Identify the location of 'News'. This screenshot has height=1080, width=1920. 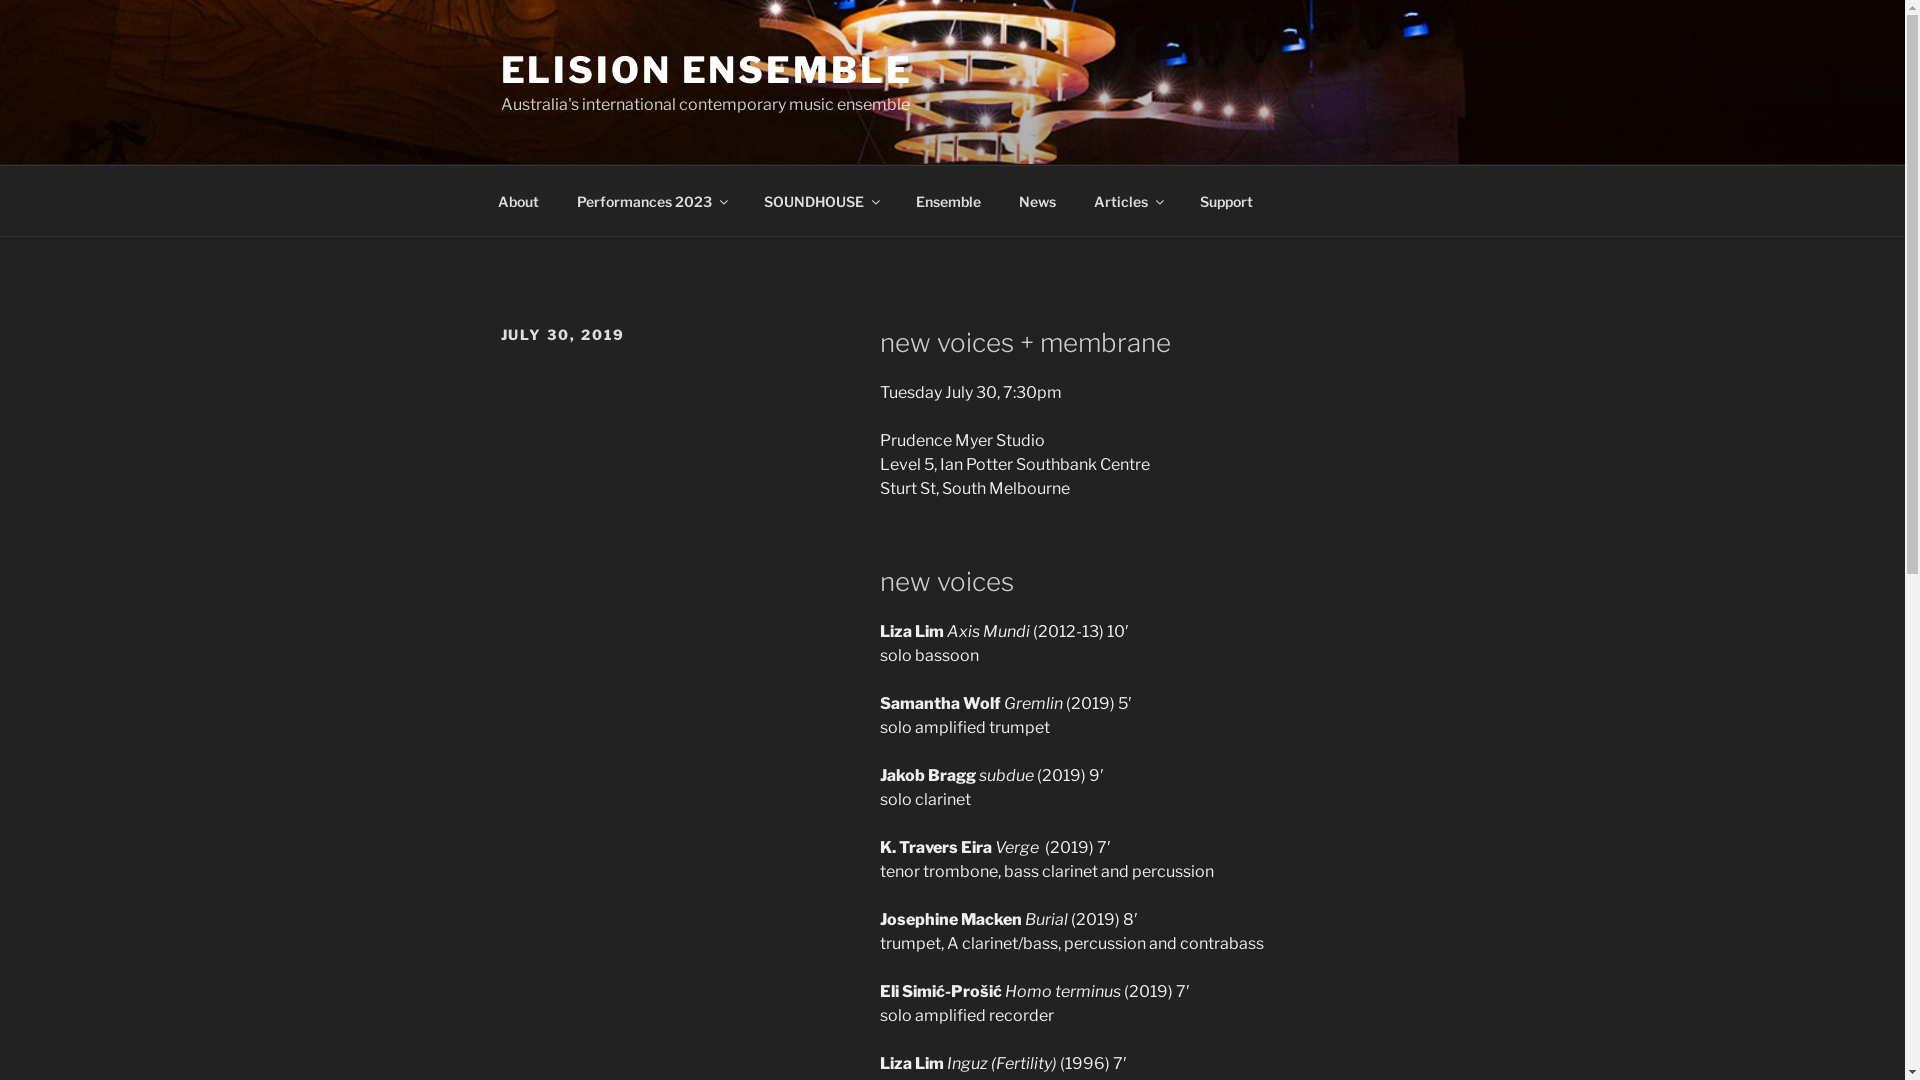
(1037, 200).